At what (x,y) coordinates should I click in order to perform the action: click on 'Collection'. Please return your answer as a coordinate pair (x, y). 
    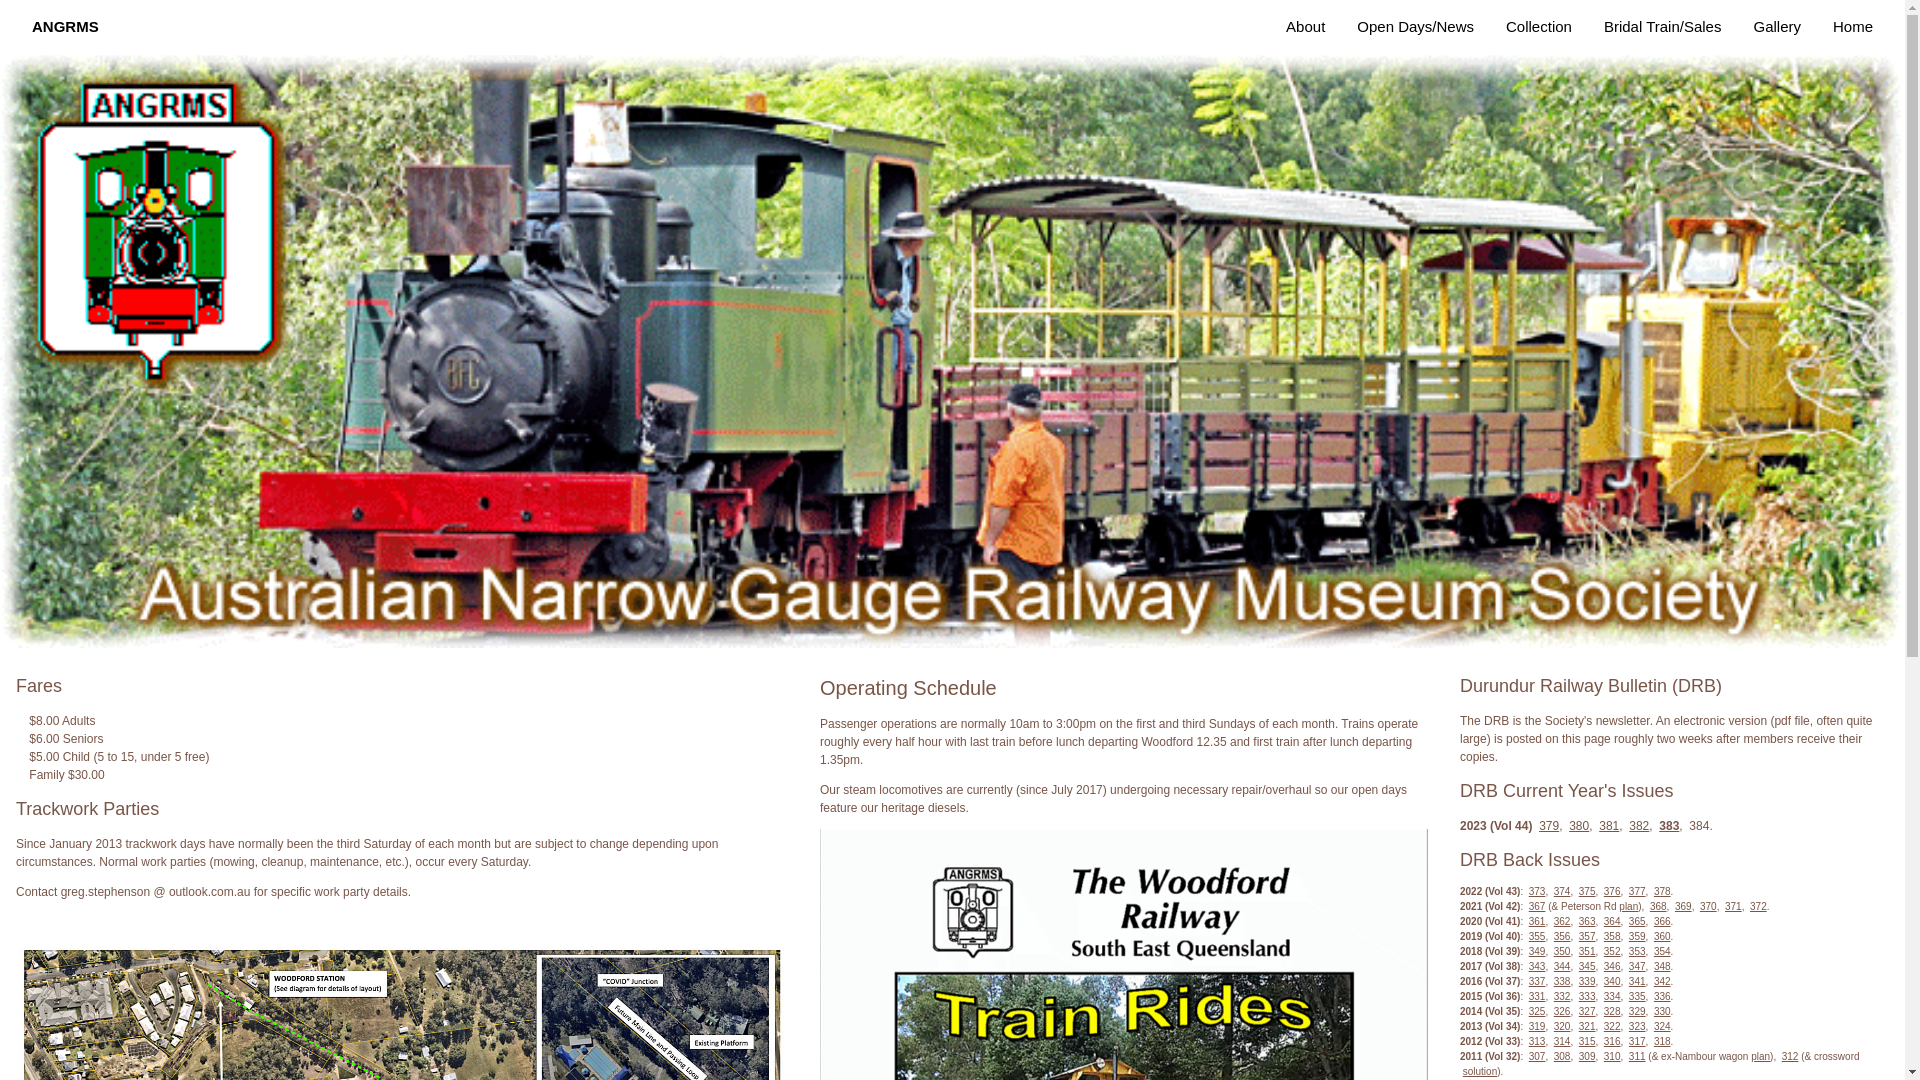
    Looking at the image, I should click on (1538, 27).